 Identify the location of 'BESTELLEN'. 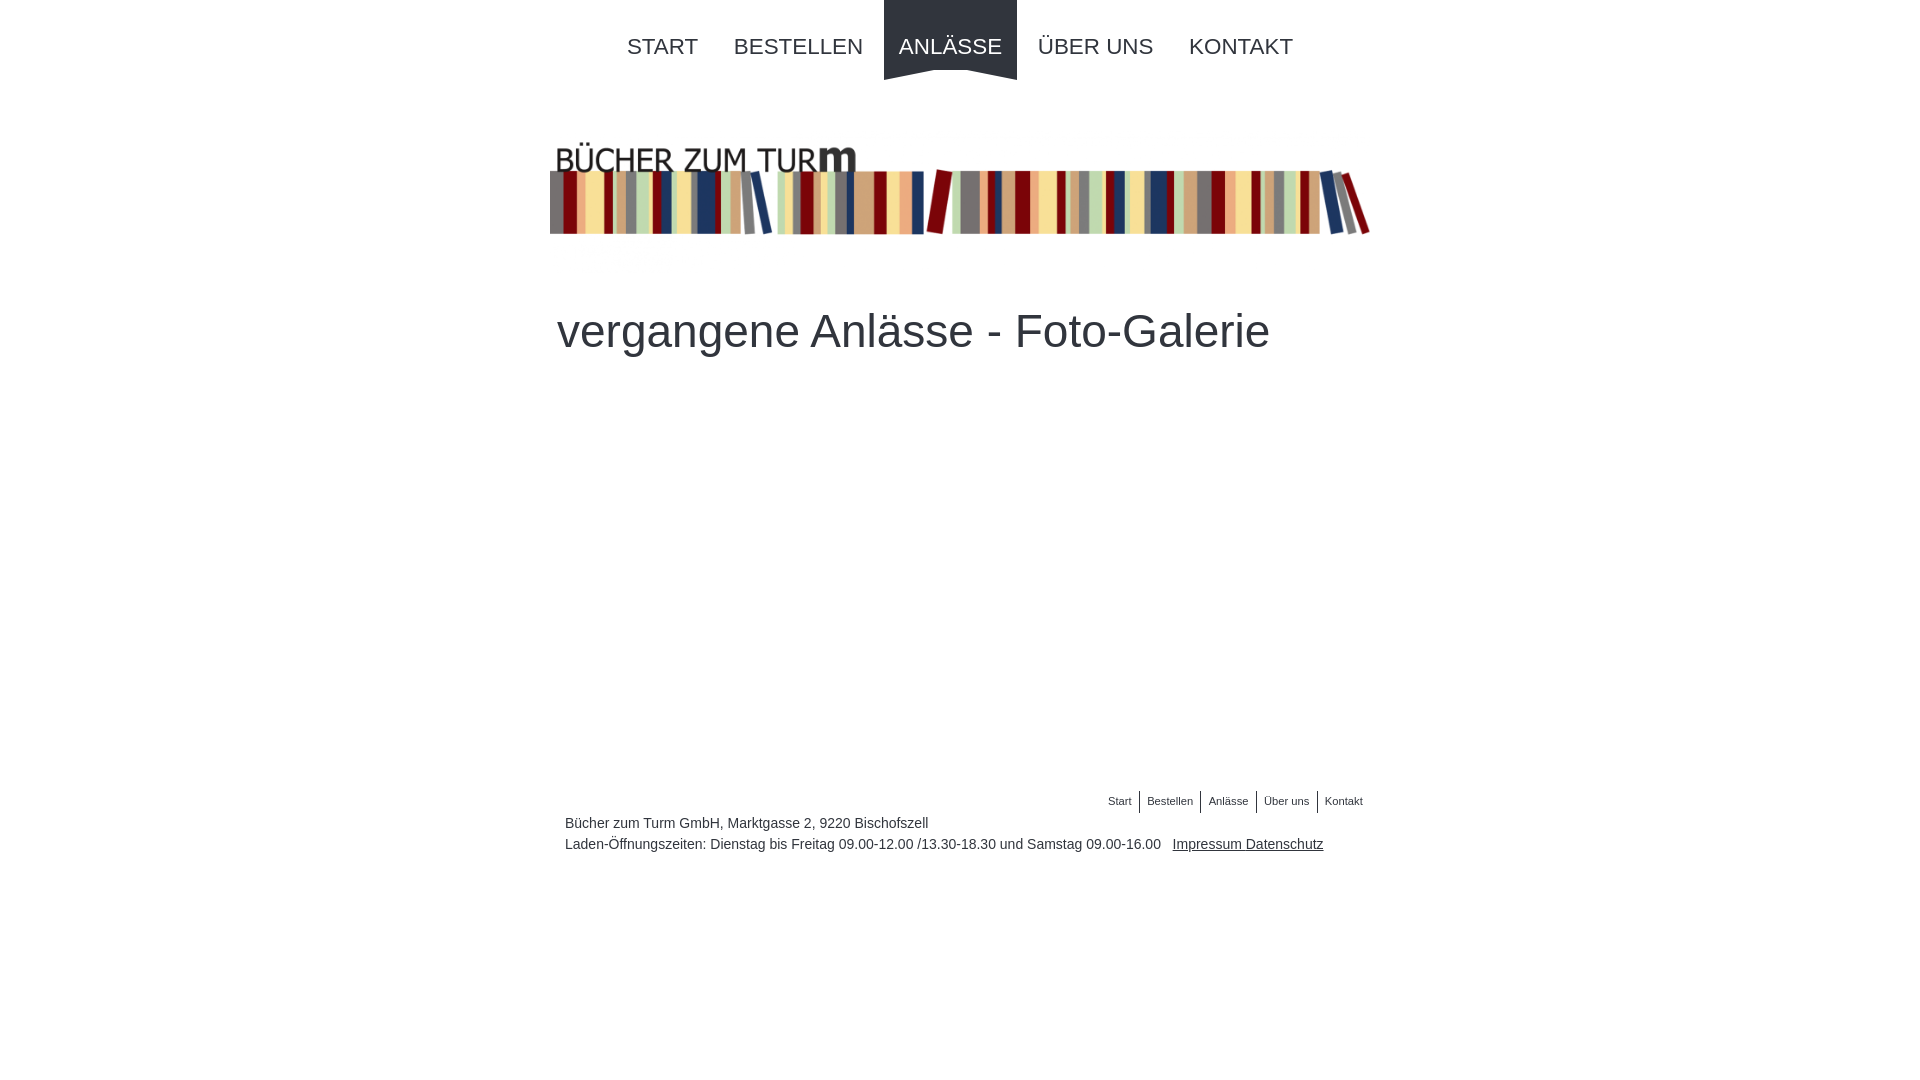
(797, 34).